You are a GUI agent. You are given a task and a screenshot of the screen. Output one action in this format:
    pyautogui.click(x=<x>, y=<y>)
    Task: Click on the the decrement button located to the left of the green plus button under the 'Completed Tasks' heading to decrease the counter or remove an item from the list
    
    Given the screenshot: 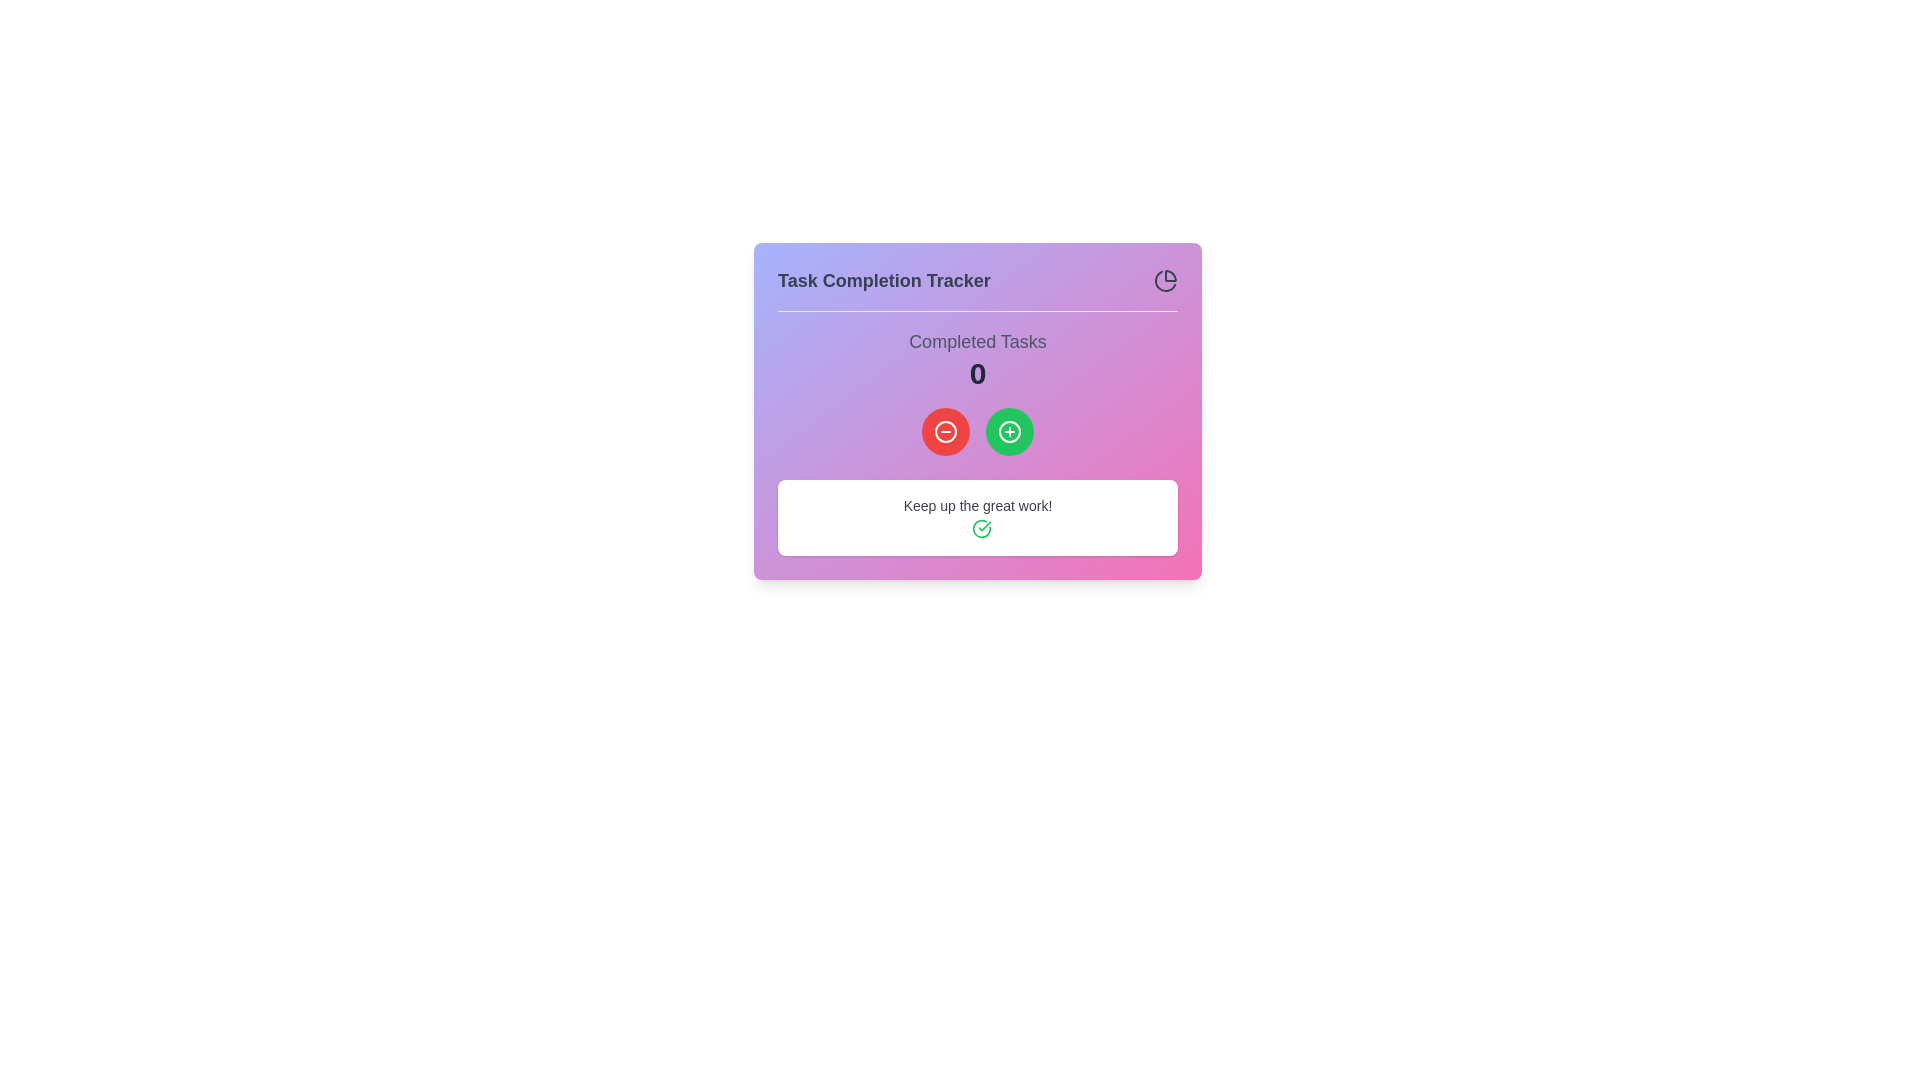 What is the action you would take?
    pyautogui.click(x=944, y=431)
    